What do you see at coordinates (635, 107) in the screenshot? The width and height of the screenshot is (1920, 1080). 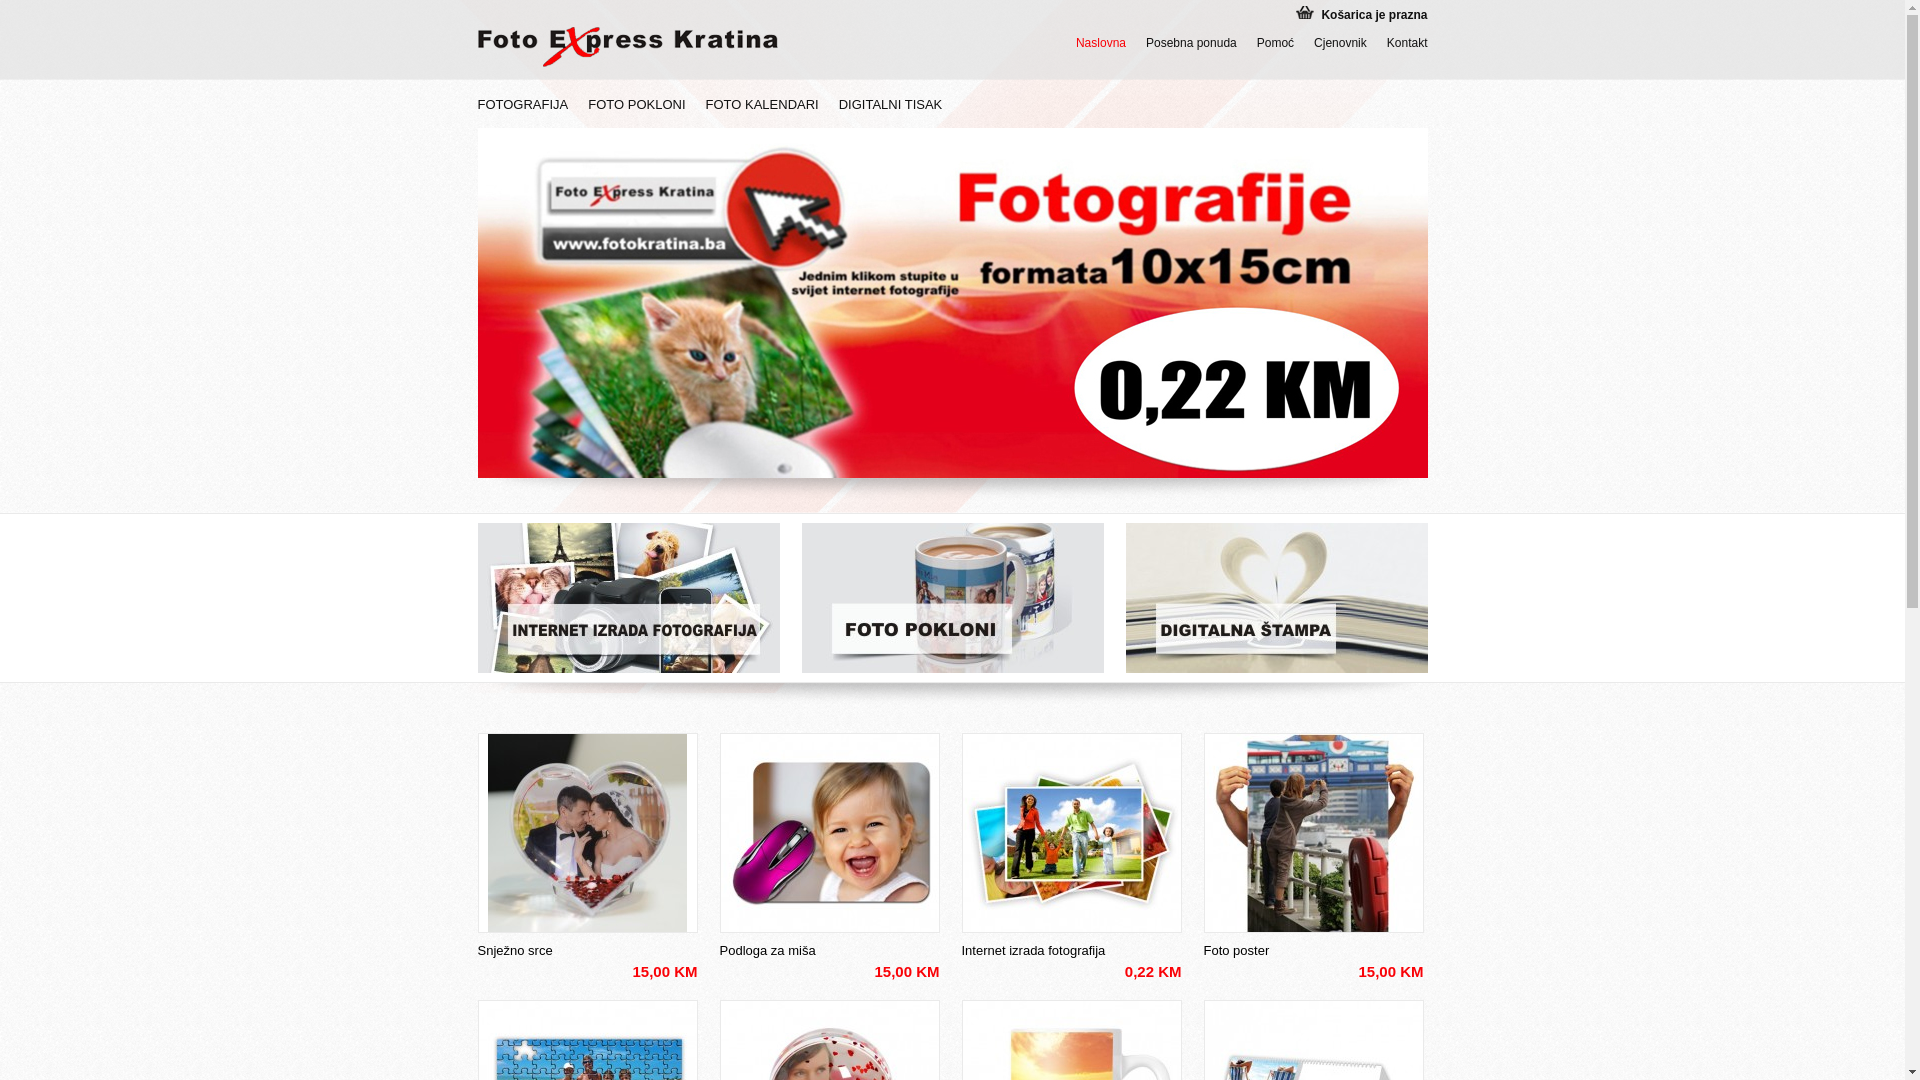 I see `'FOTO POKLONI'` at bounding box center [635, 107].